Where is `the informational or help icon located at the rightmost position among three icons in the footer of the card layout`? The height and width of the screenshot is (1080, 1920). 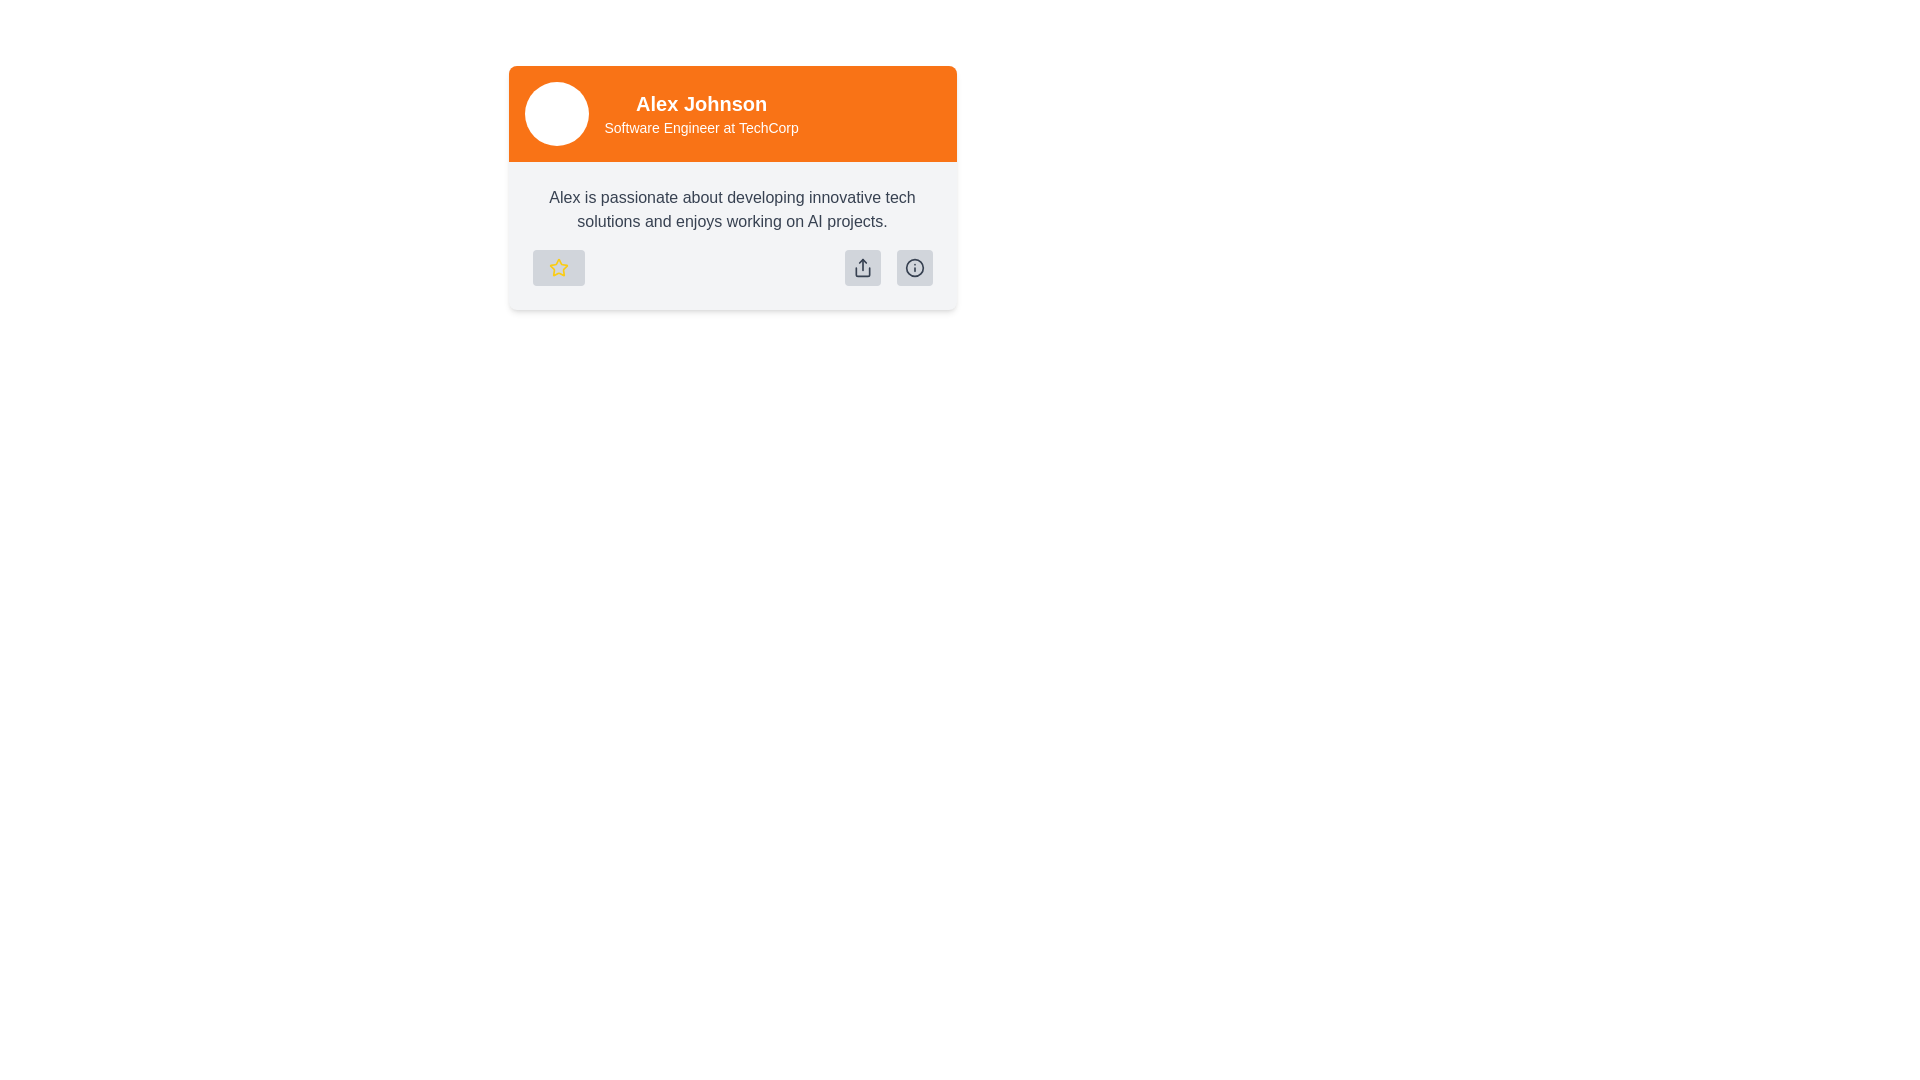 the informational or help icon located at the rightmost position among three icons in the footer of the card layout is located at coordinates (913, 266).